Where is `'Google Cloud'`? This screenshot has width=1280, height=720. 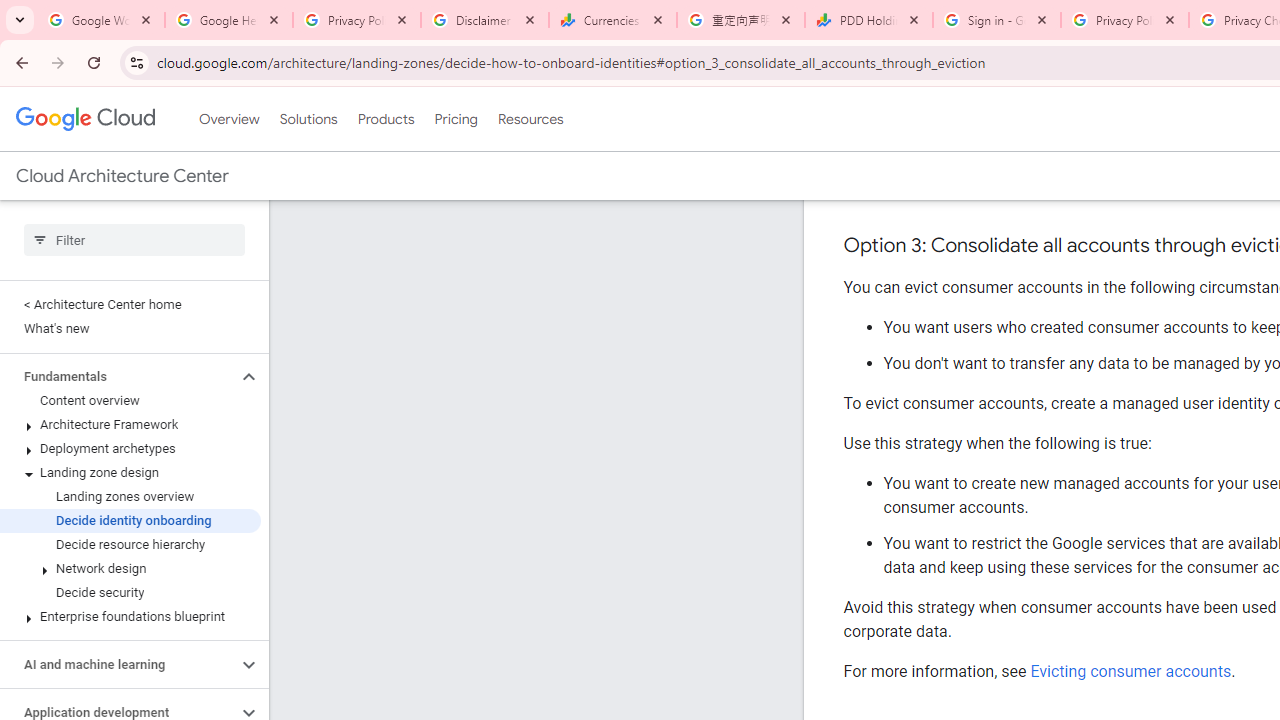
'Google Cloud' is located at coordinates (84, 119).